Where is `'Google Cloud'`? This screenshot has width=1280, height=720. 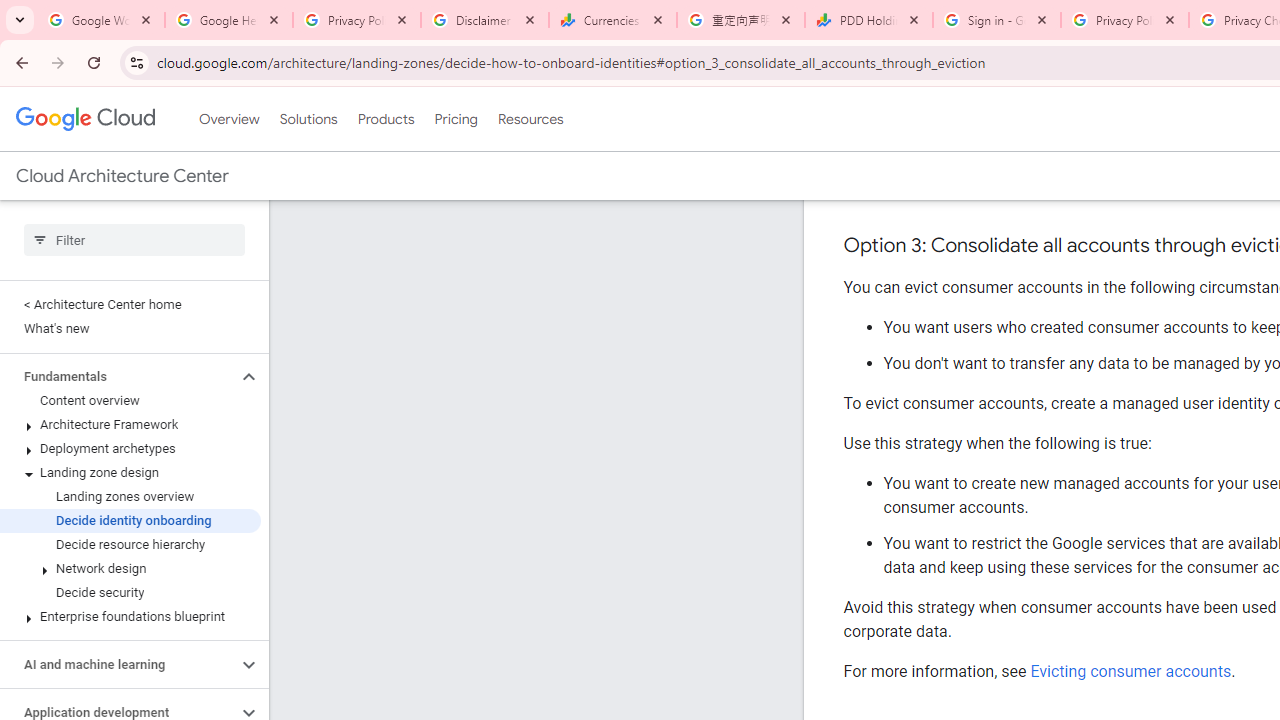
'Google Cloud' is located at coordinates (84, 119).